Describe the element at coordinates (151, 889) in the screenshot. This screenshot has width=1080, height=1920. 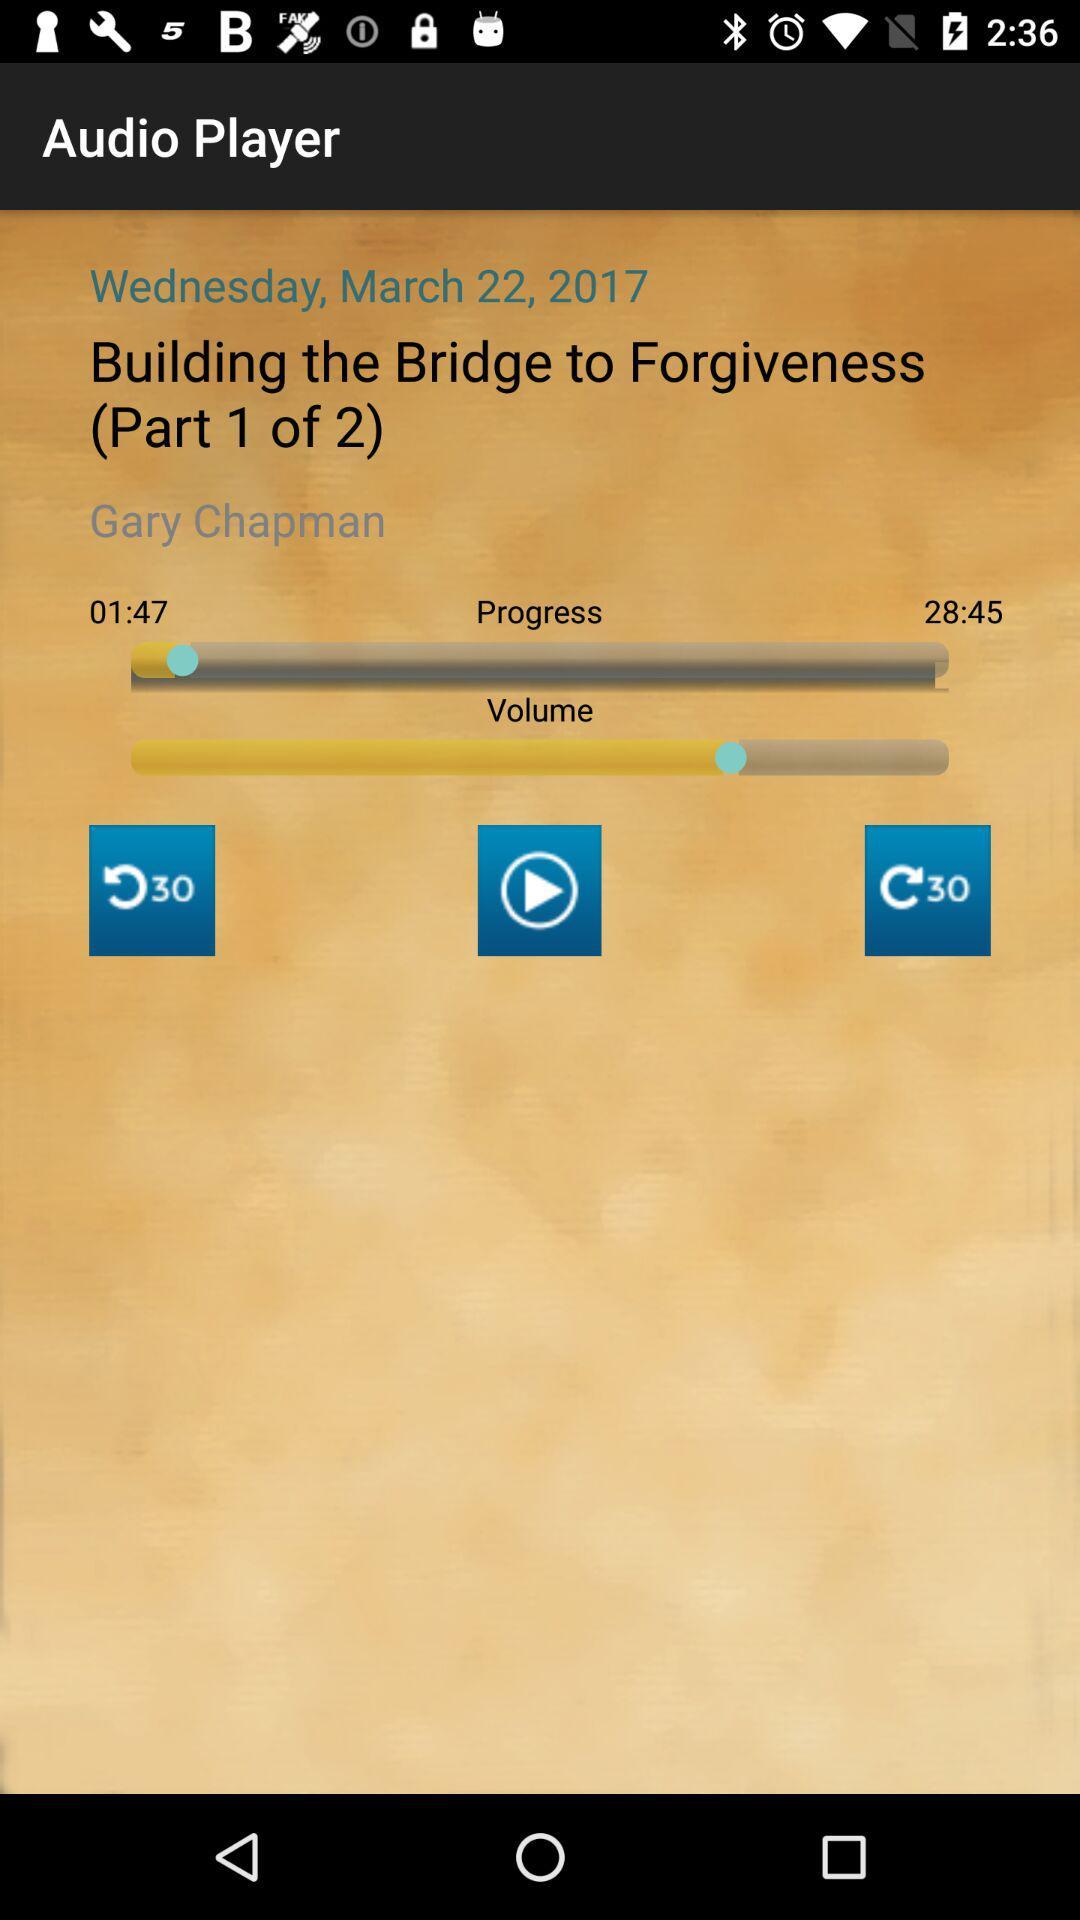
I see `icon on the left` at that location.